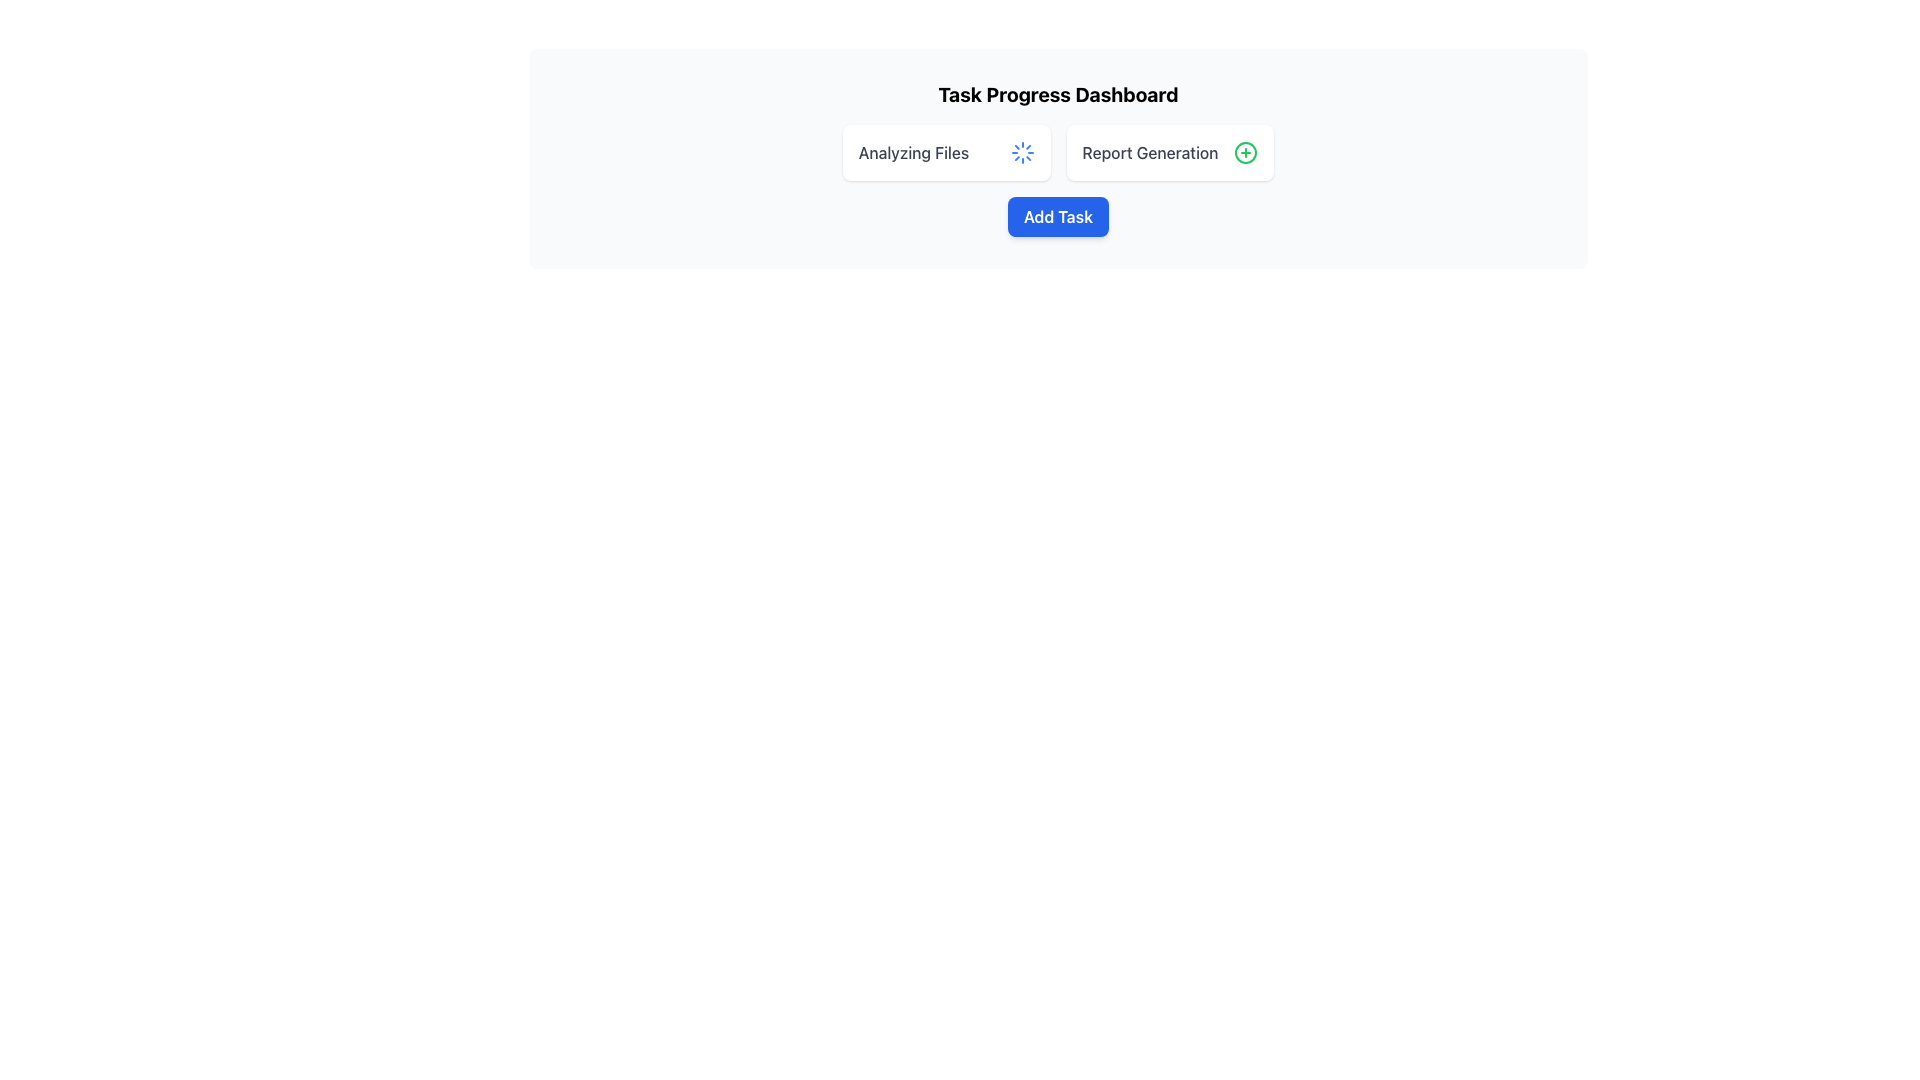 This screenshot has height=1080, width=1920. Describe the element at coordinates (1245, 152) in the screenshot. I see `the circular icon for adding or creating something in the context of 'Report Generation', located near the central upper part of the interface` at that location.